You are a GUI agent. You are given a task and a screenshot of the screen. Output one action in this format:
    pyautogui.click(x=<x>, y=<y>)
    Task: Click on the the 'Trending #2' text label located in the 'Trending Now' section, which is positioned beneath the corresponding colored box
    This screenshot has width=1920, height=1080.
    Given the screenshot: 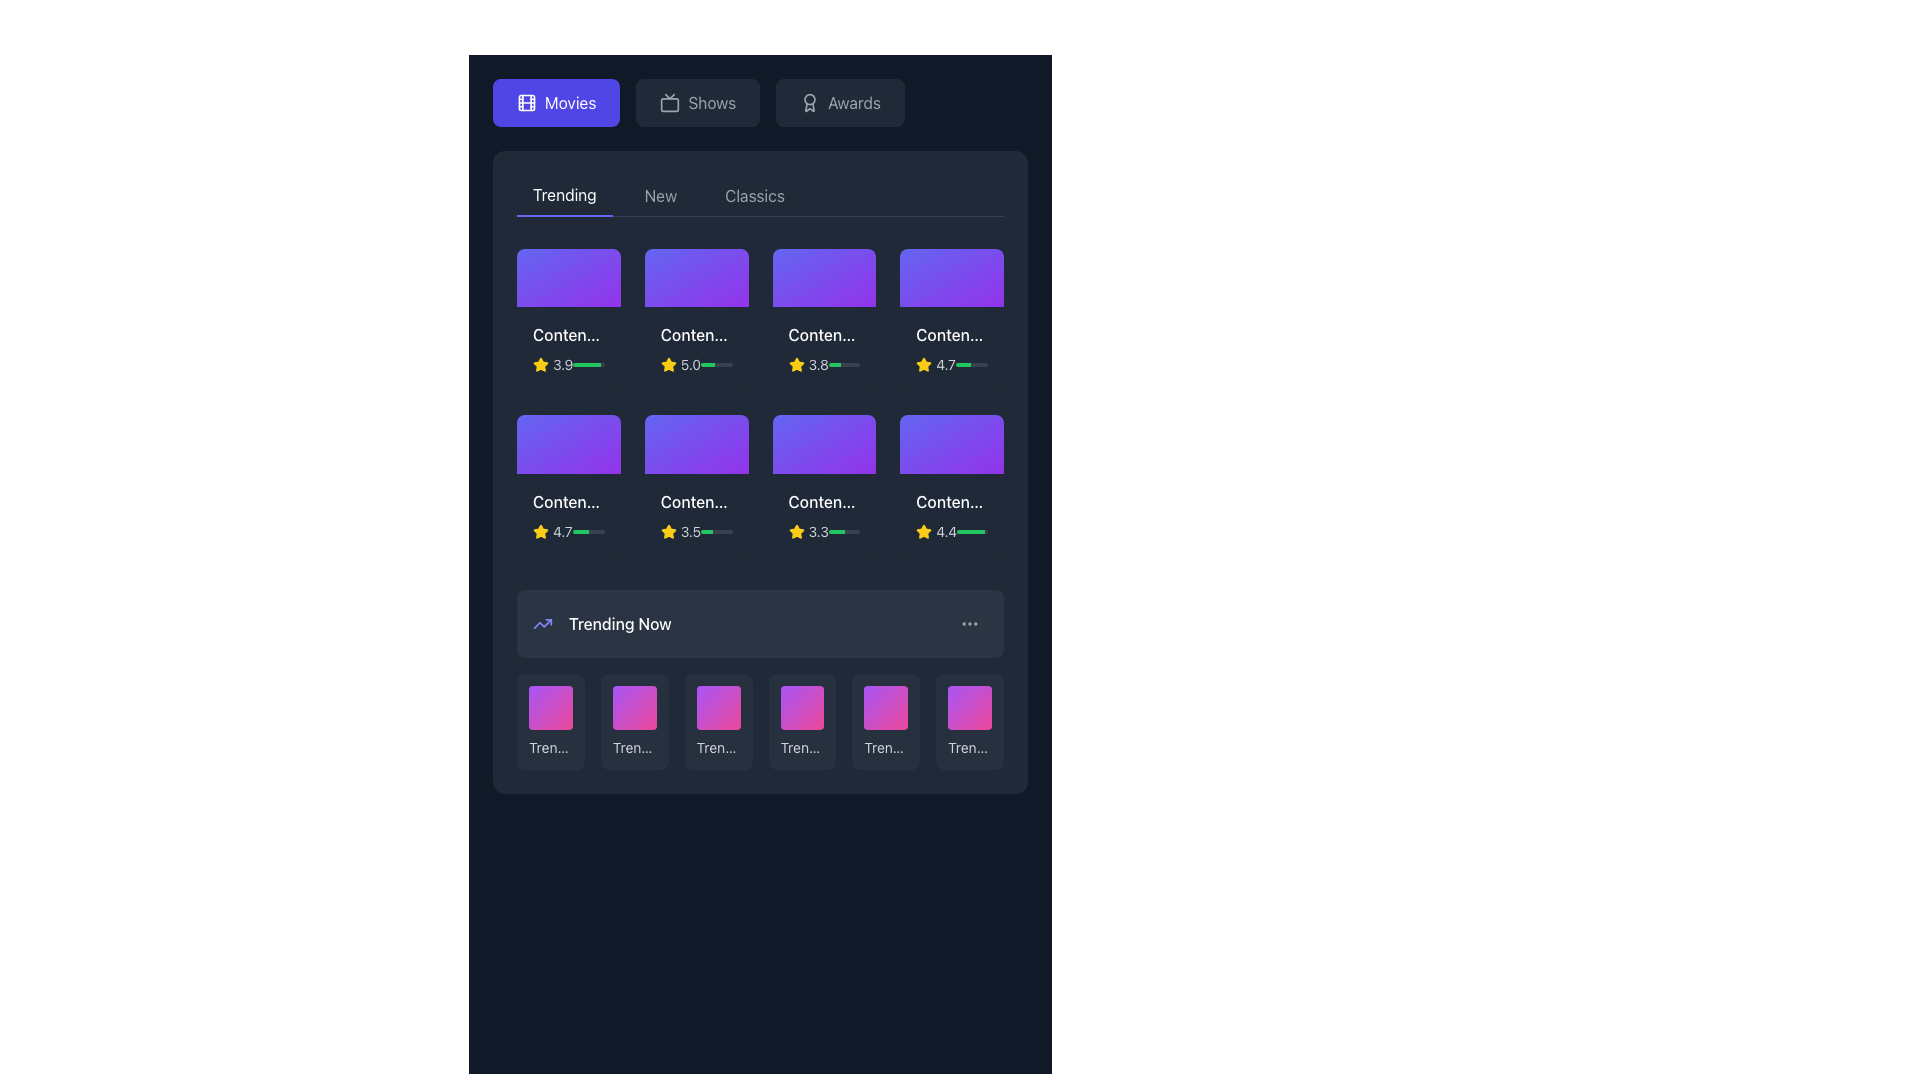 What is the action you would take?
    pyautogui.click(x=633, y=747)
    